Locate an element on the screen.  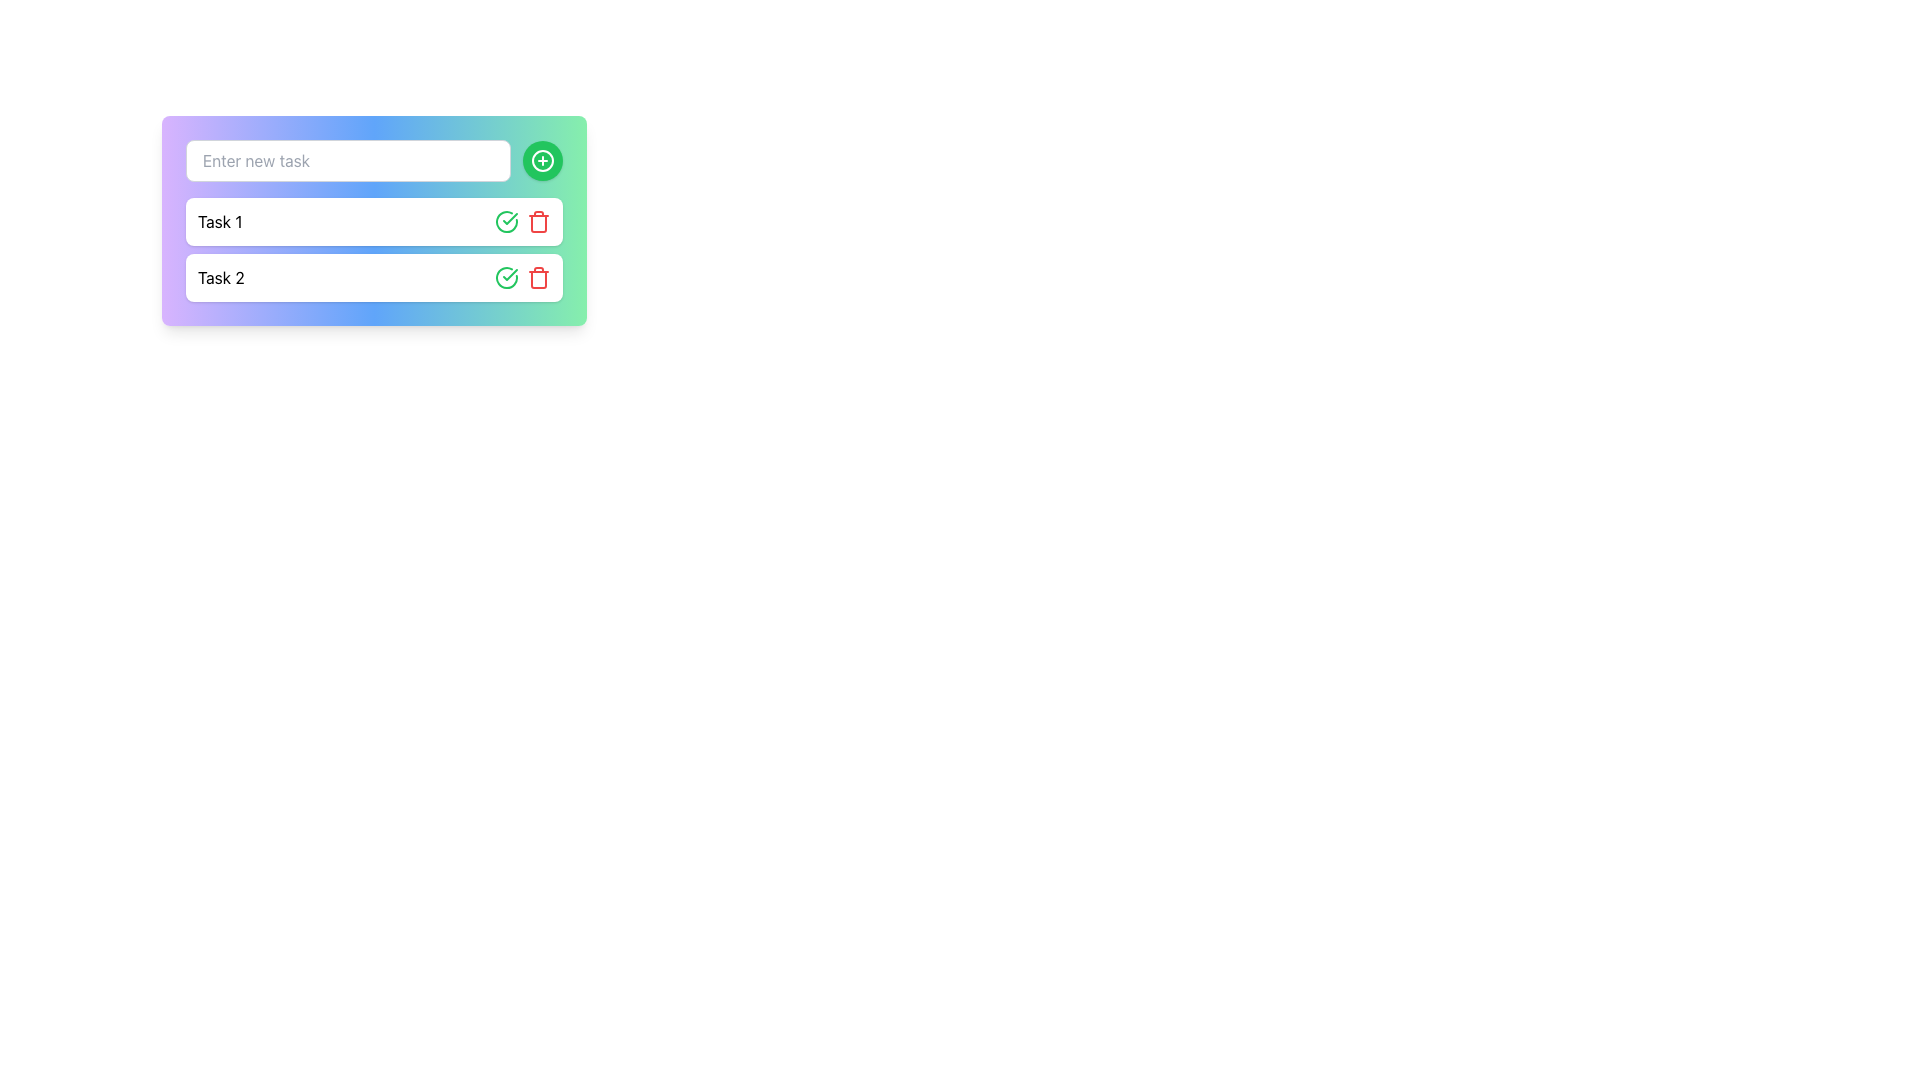
the delete button located on the right side of 'Task 2' in the task list is located at coordinates (538, 222).